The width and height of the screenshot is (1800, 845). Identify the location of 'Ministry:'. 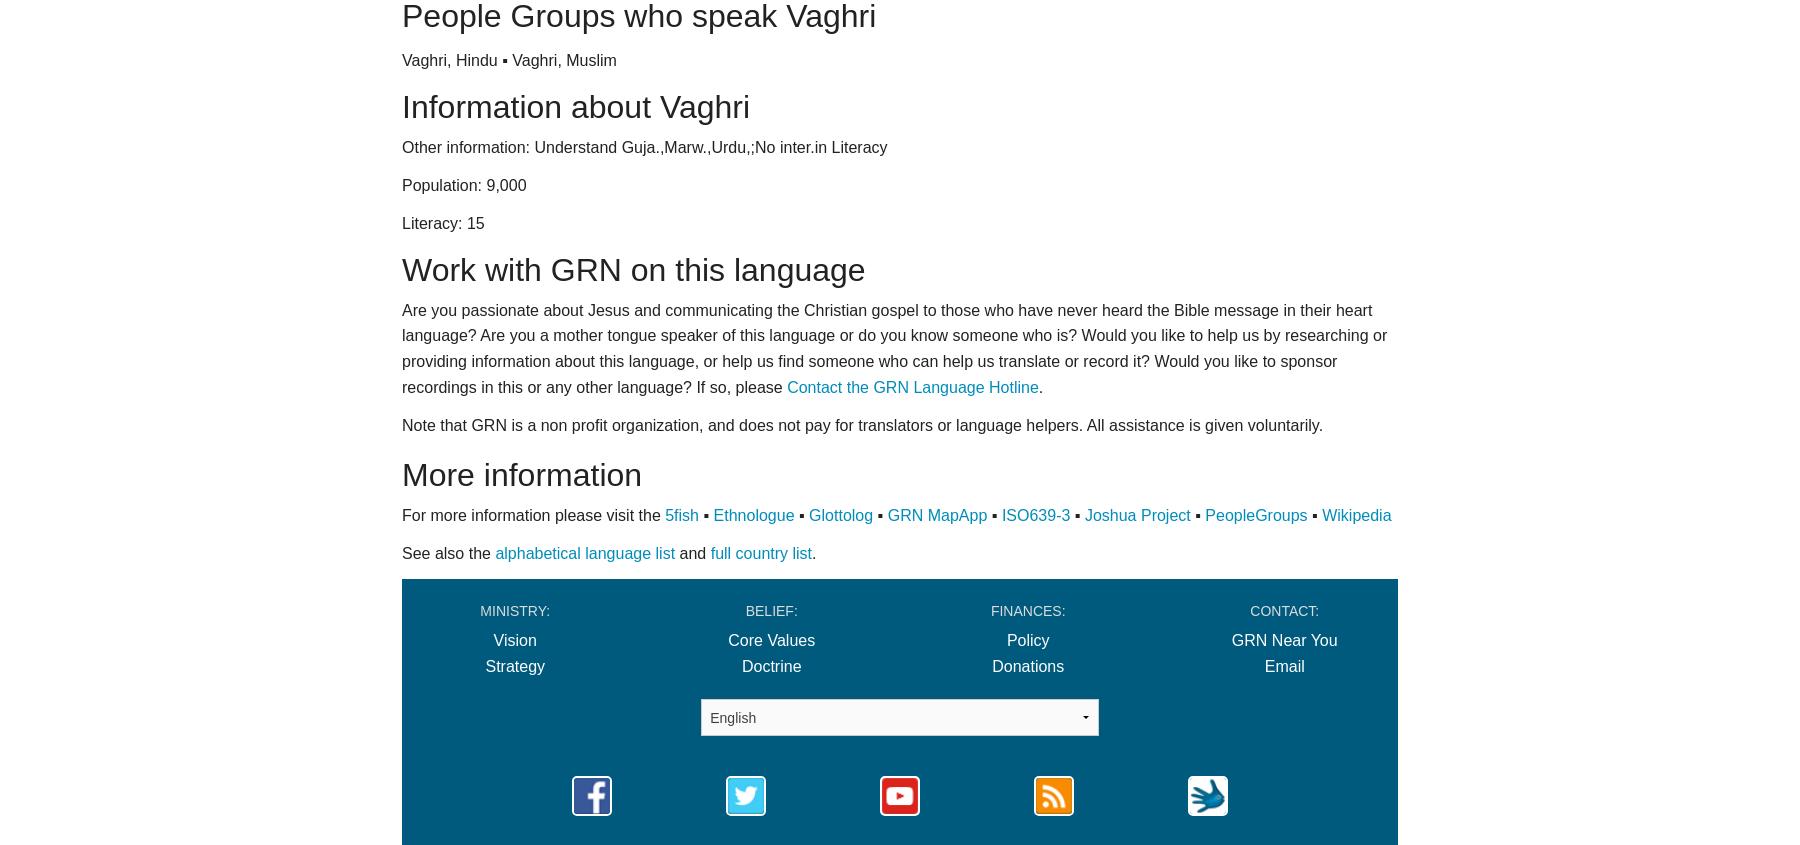
(513, 610).